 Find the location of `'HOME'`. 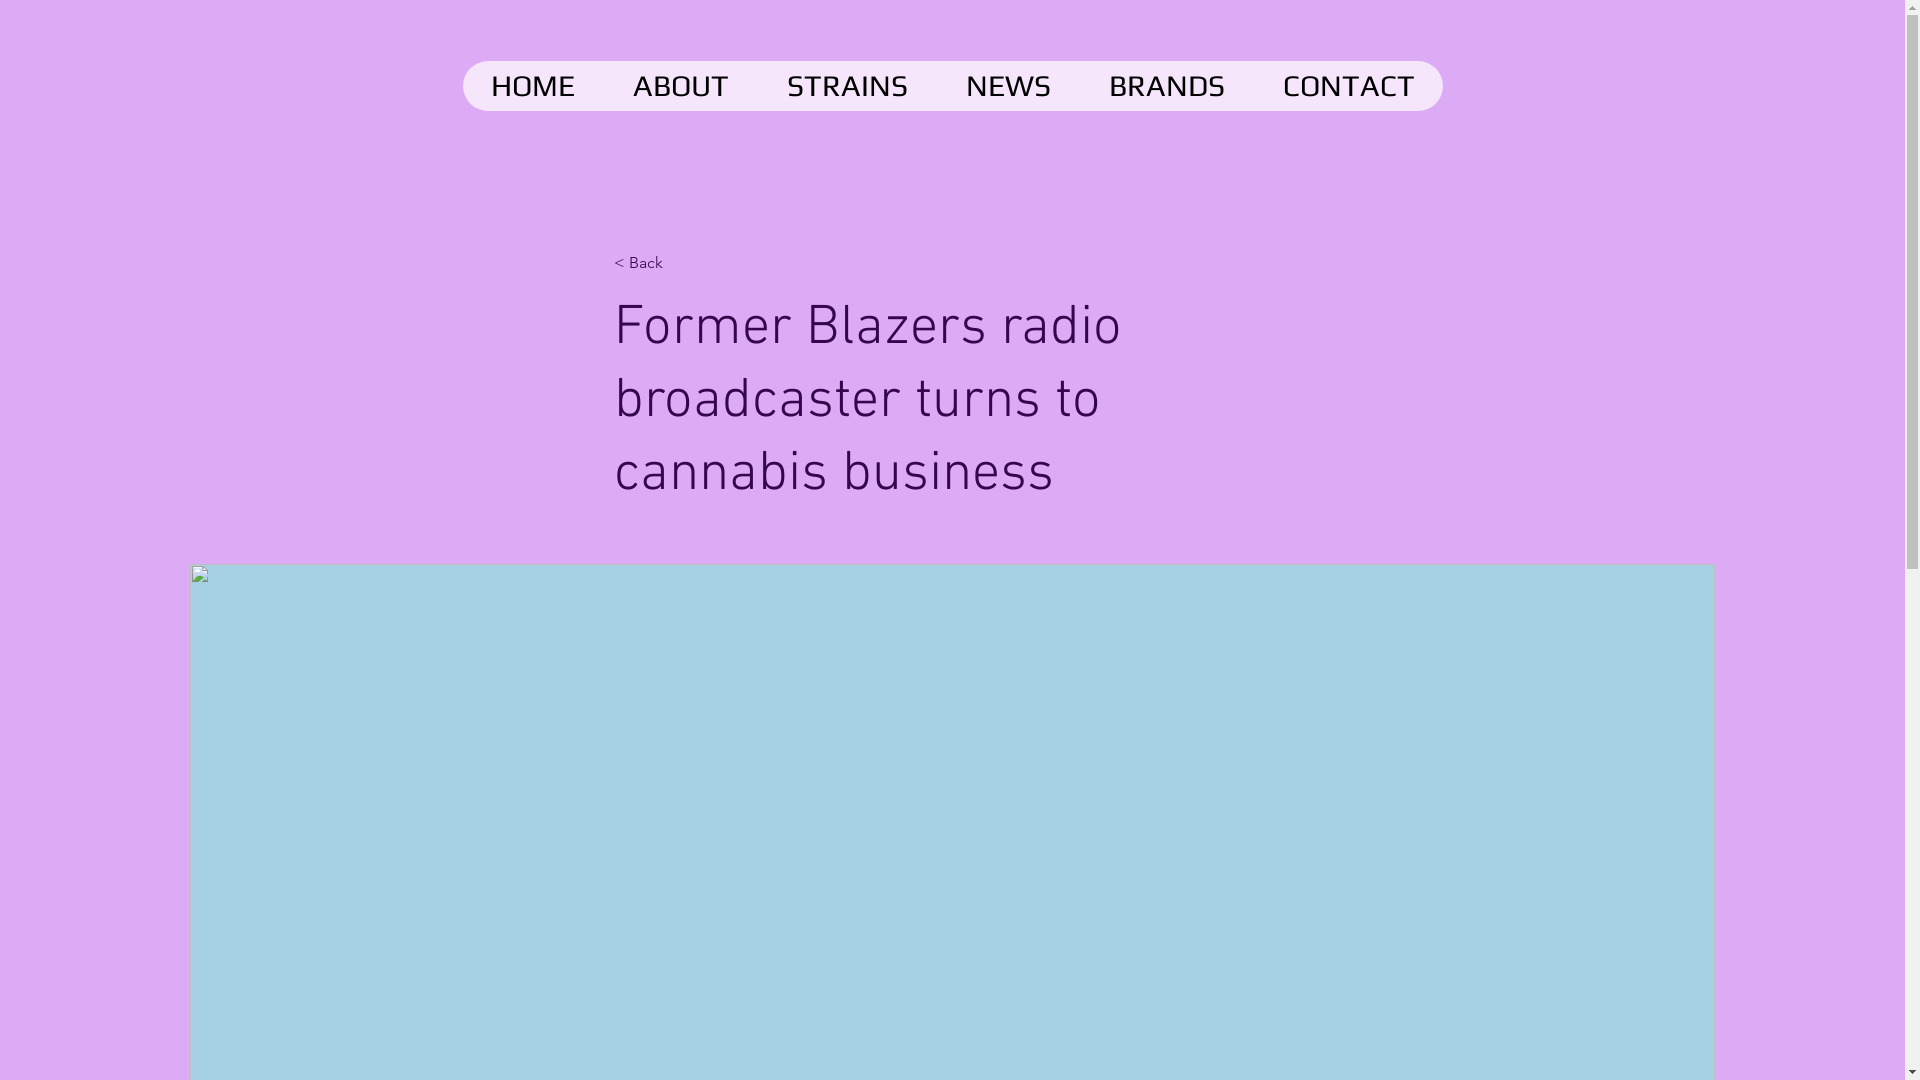

'HOME' is located at coordinates (532, 84).